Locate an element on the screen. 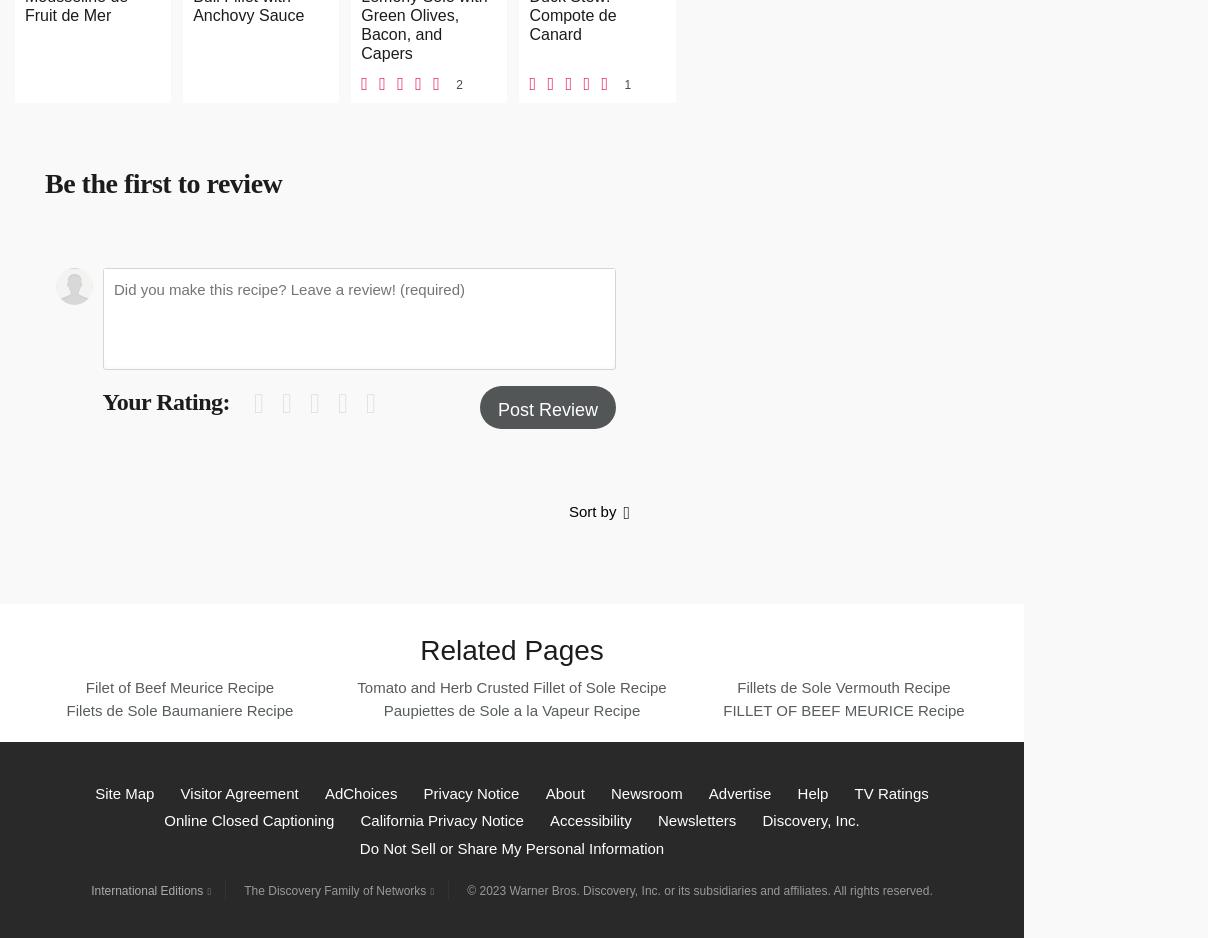 The image size is (1208, 938). 'Help' is located at coordinates (812, 792).